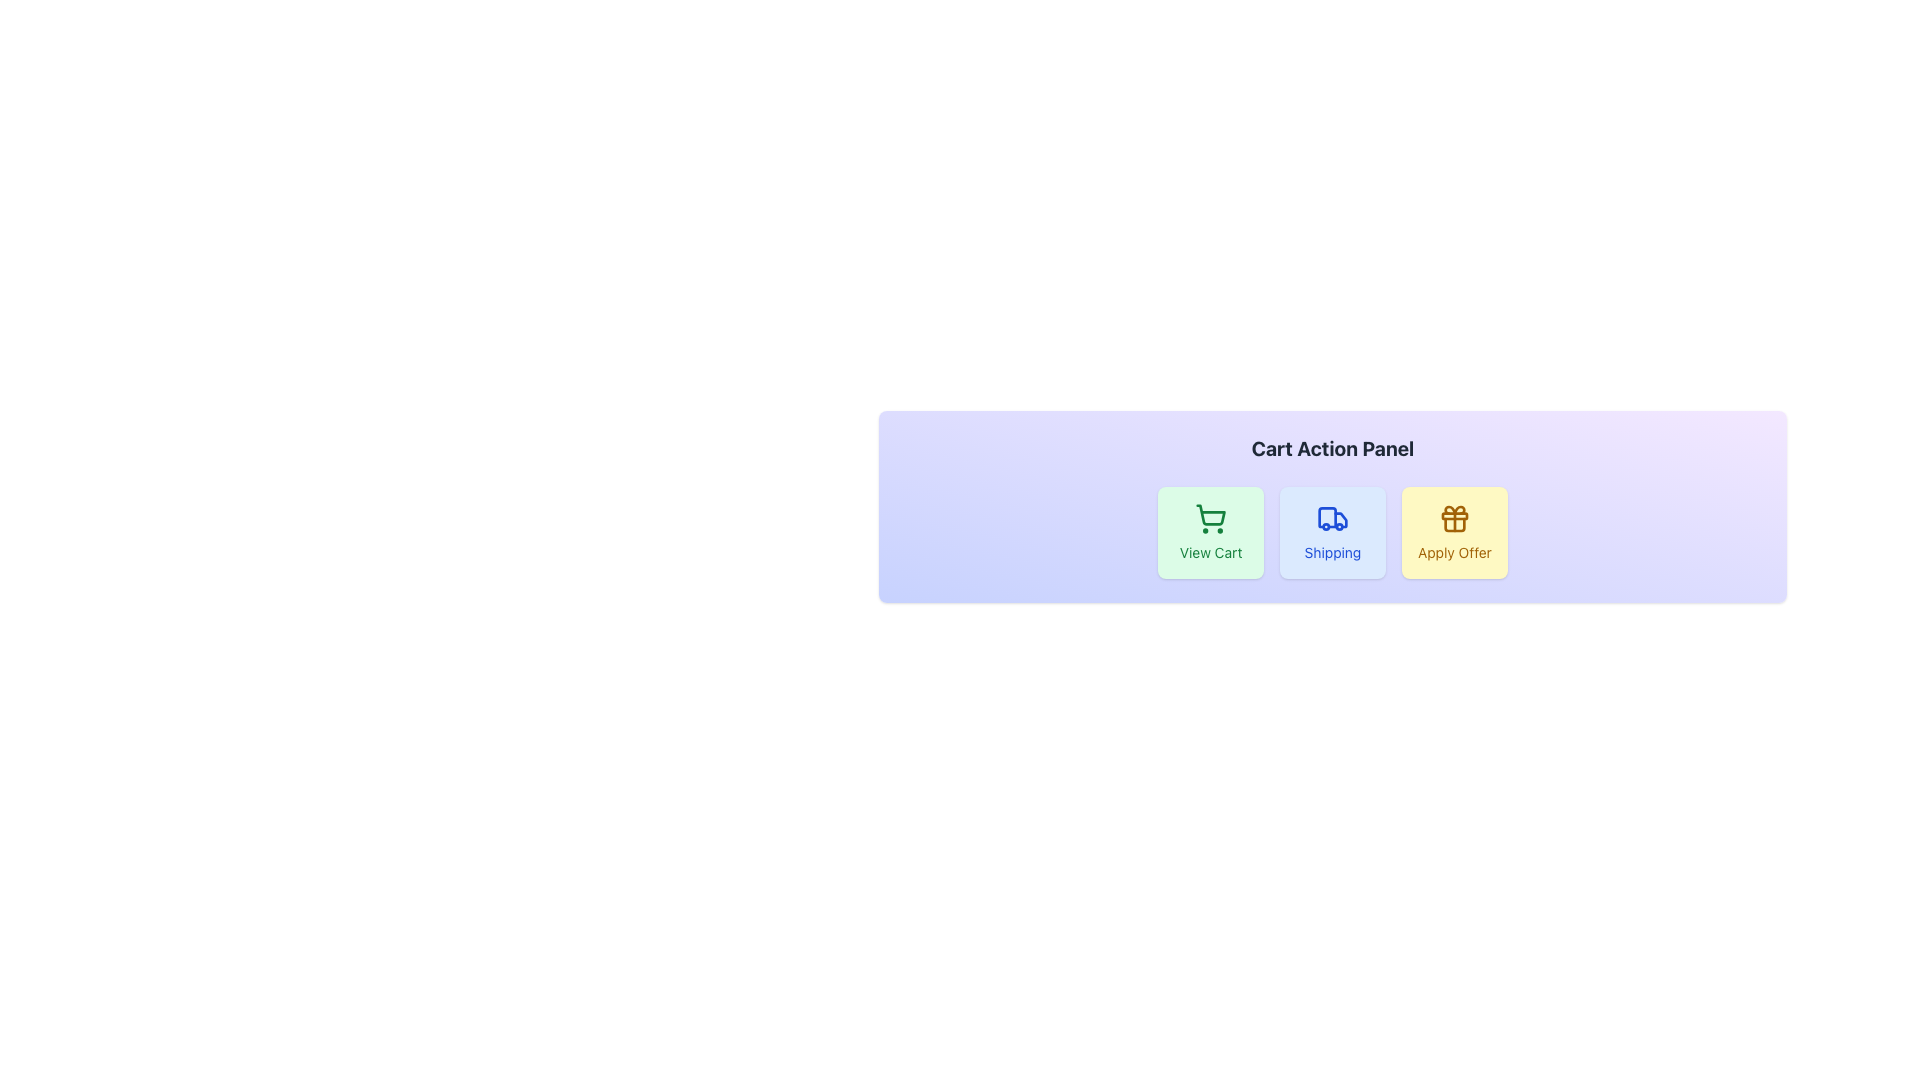 The height and width of the screenshot is (1080, 1920). Describe the element at coordinates (1333, 531) in the screenshot. I see `keyboard navigation` at that location.